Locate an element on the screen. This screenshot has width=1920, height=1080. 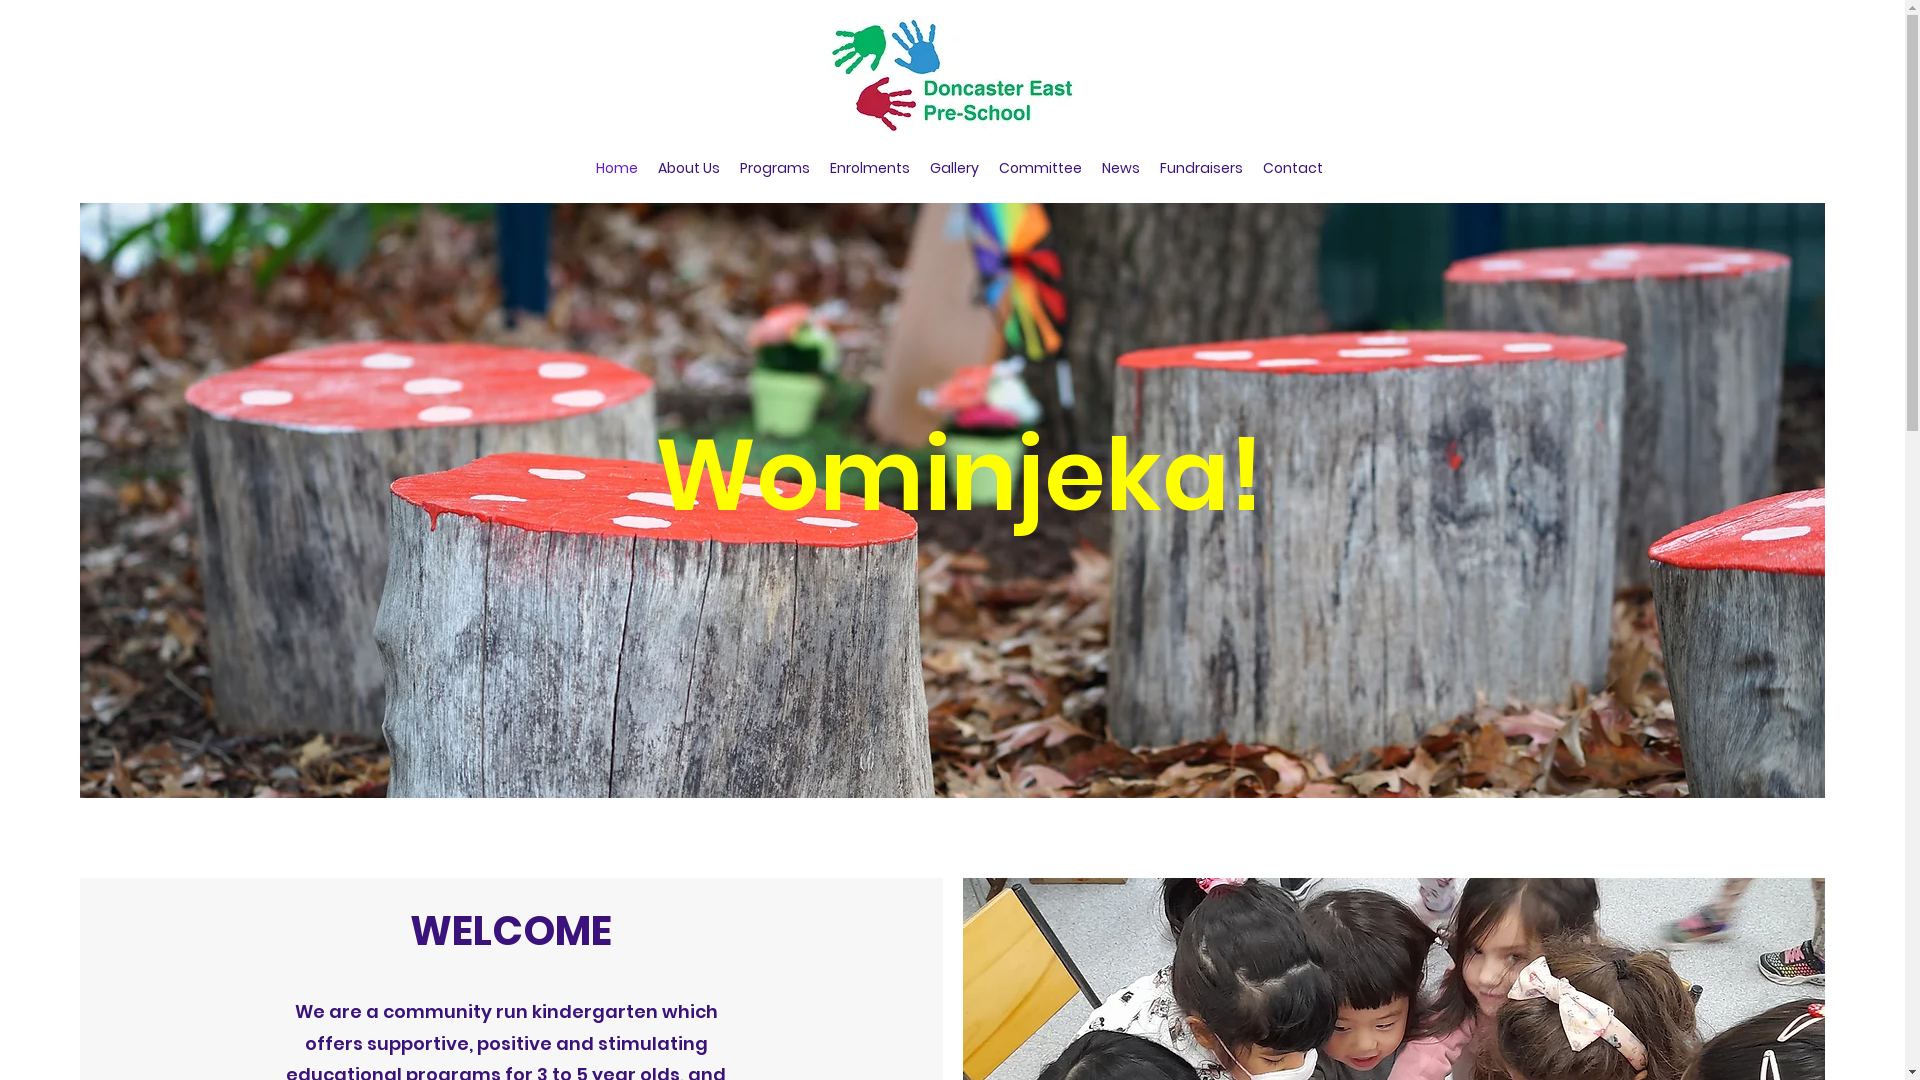
'Contact' is located at coordinates (1251, 167).